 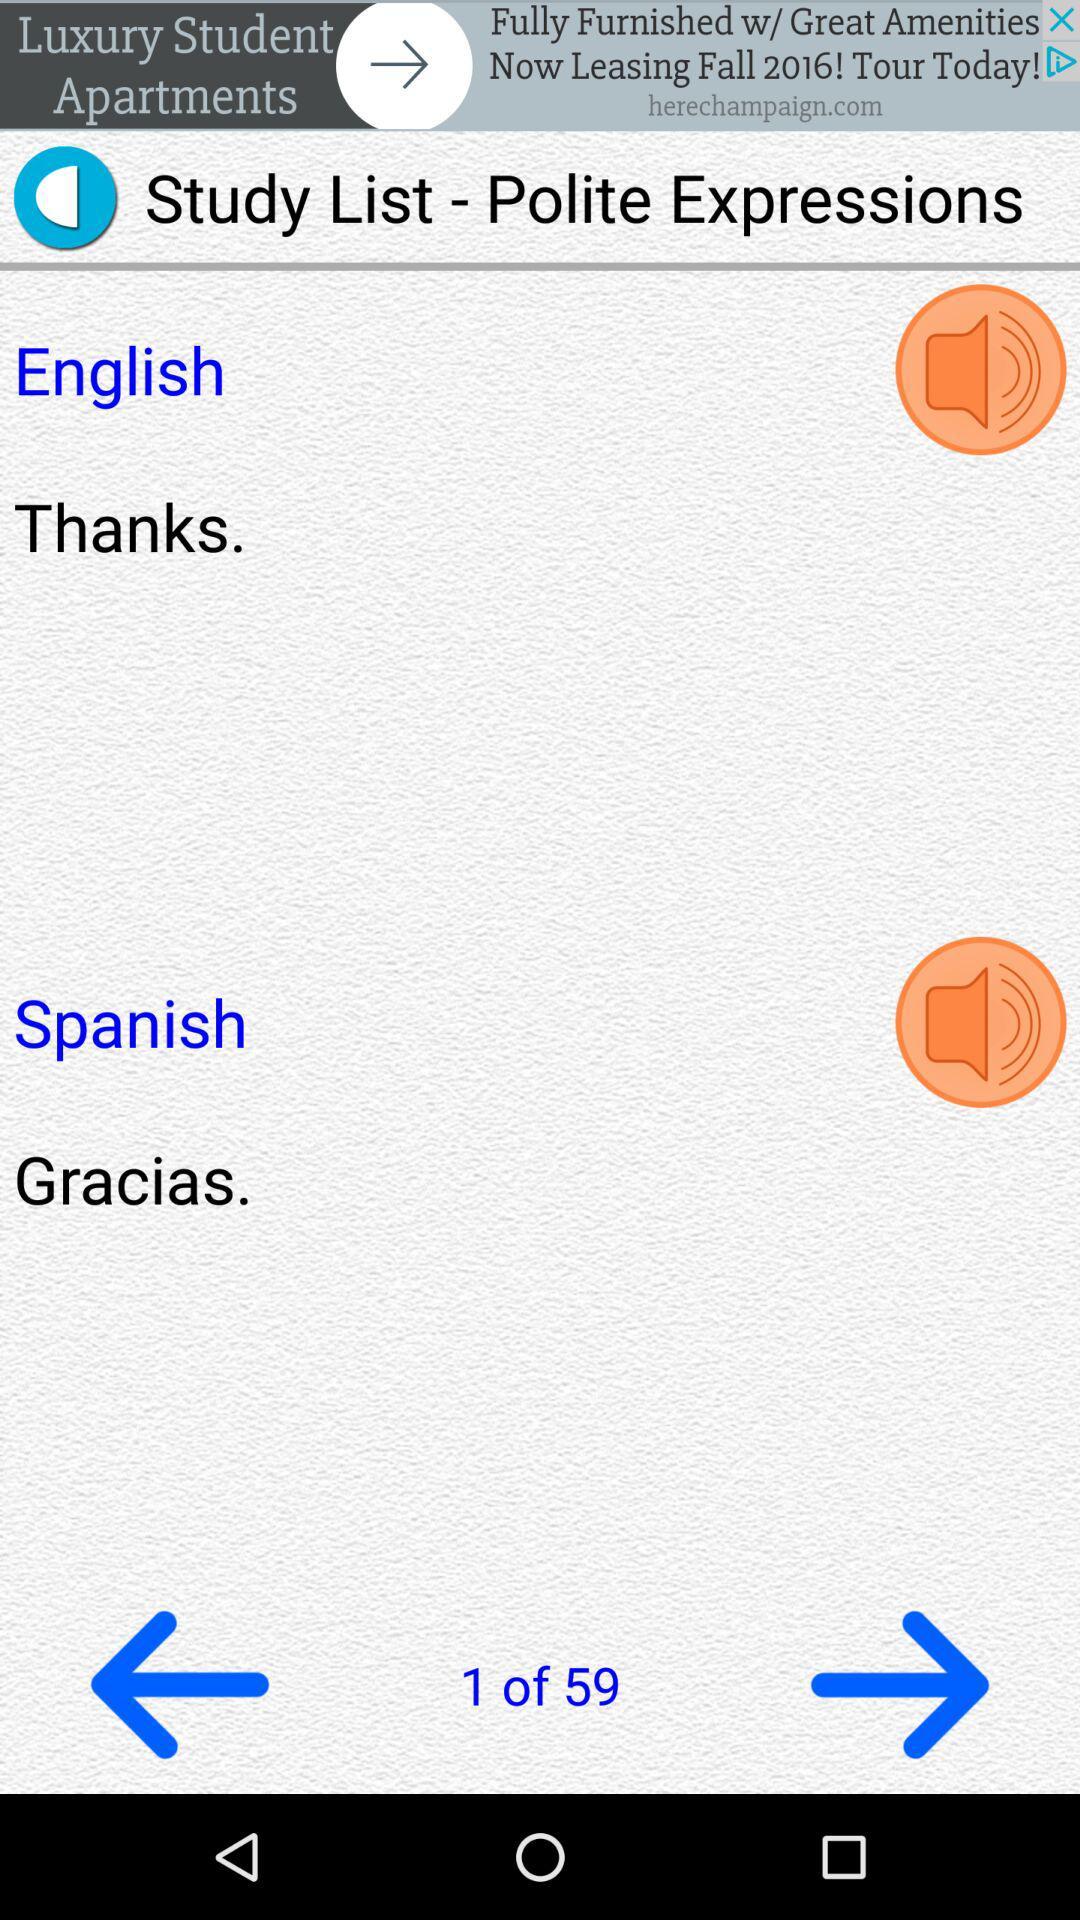 What do you see at coordinates (180, 1803) in the screenshot?
I see `the arrow_backward icon` at bounding box center [180, 1803].